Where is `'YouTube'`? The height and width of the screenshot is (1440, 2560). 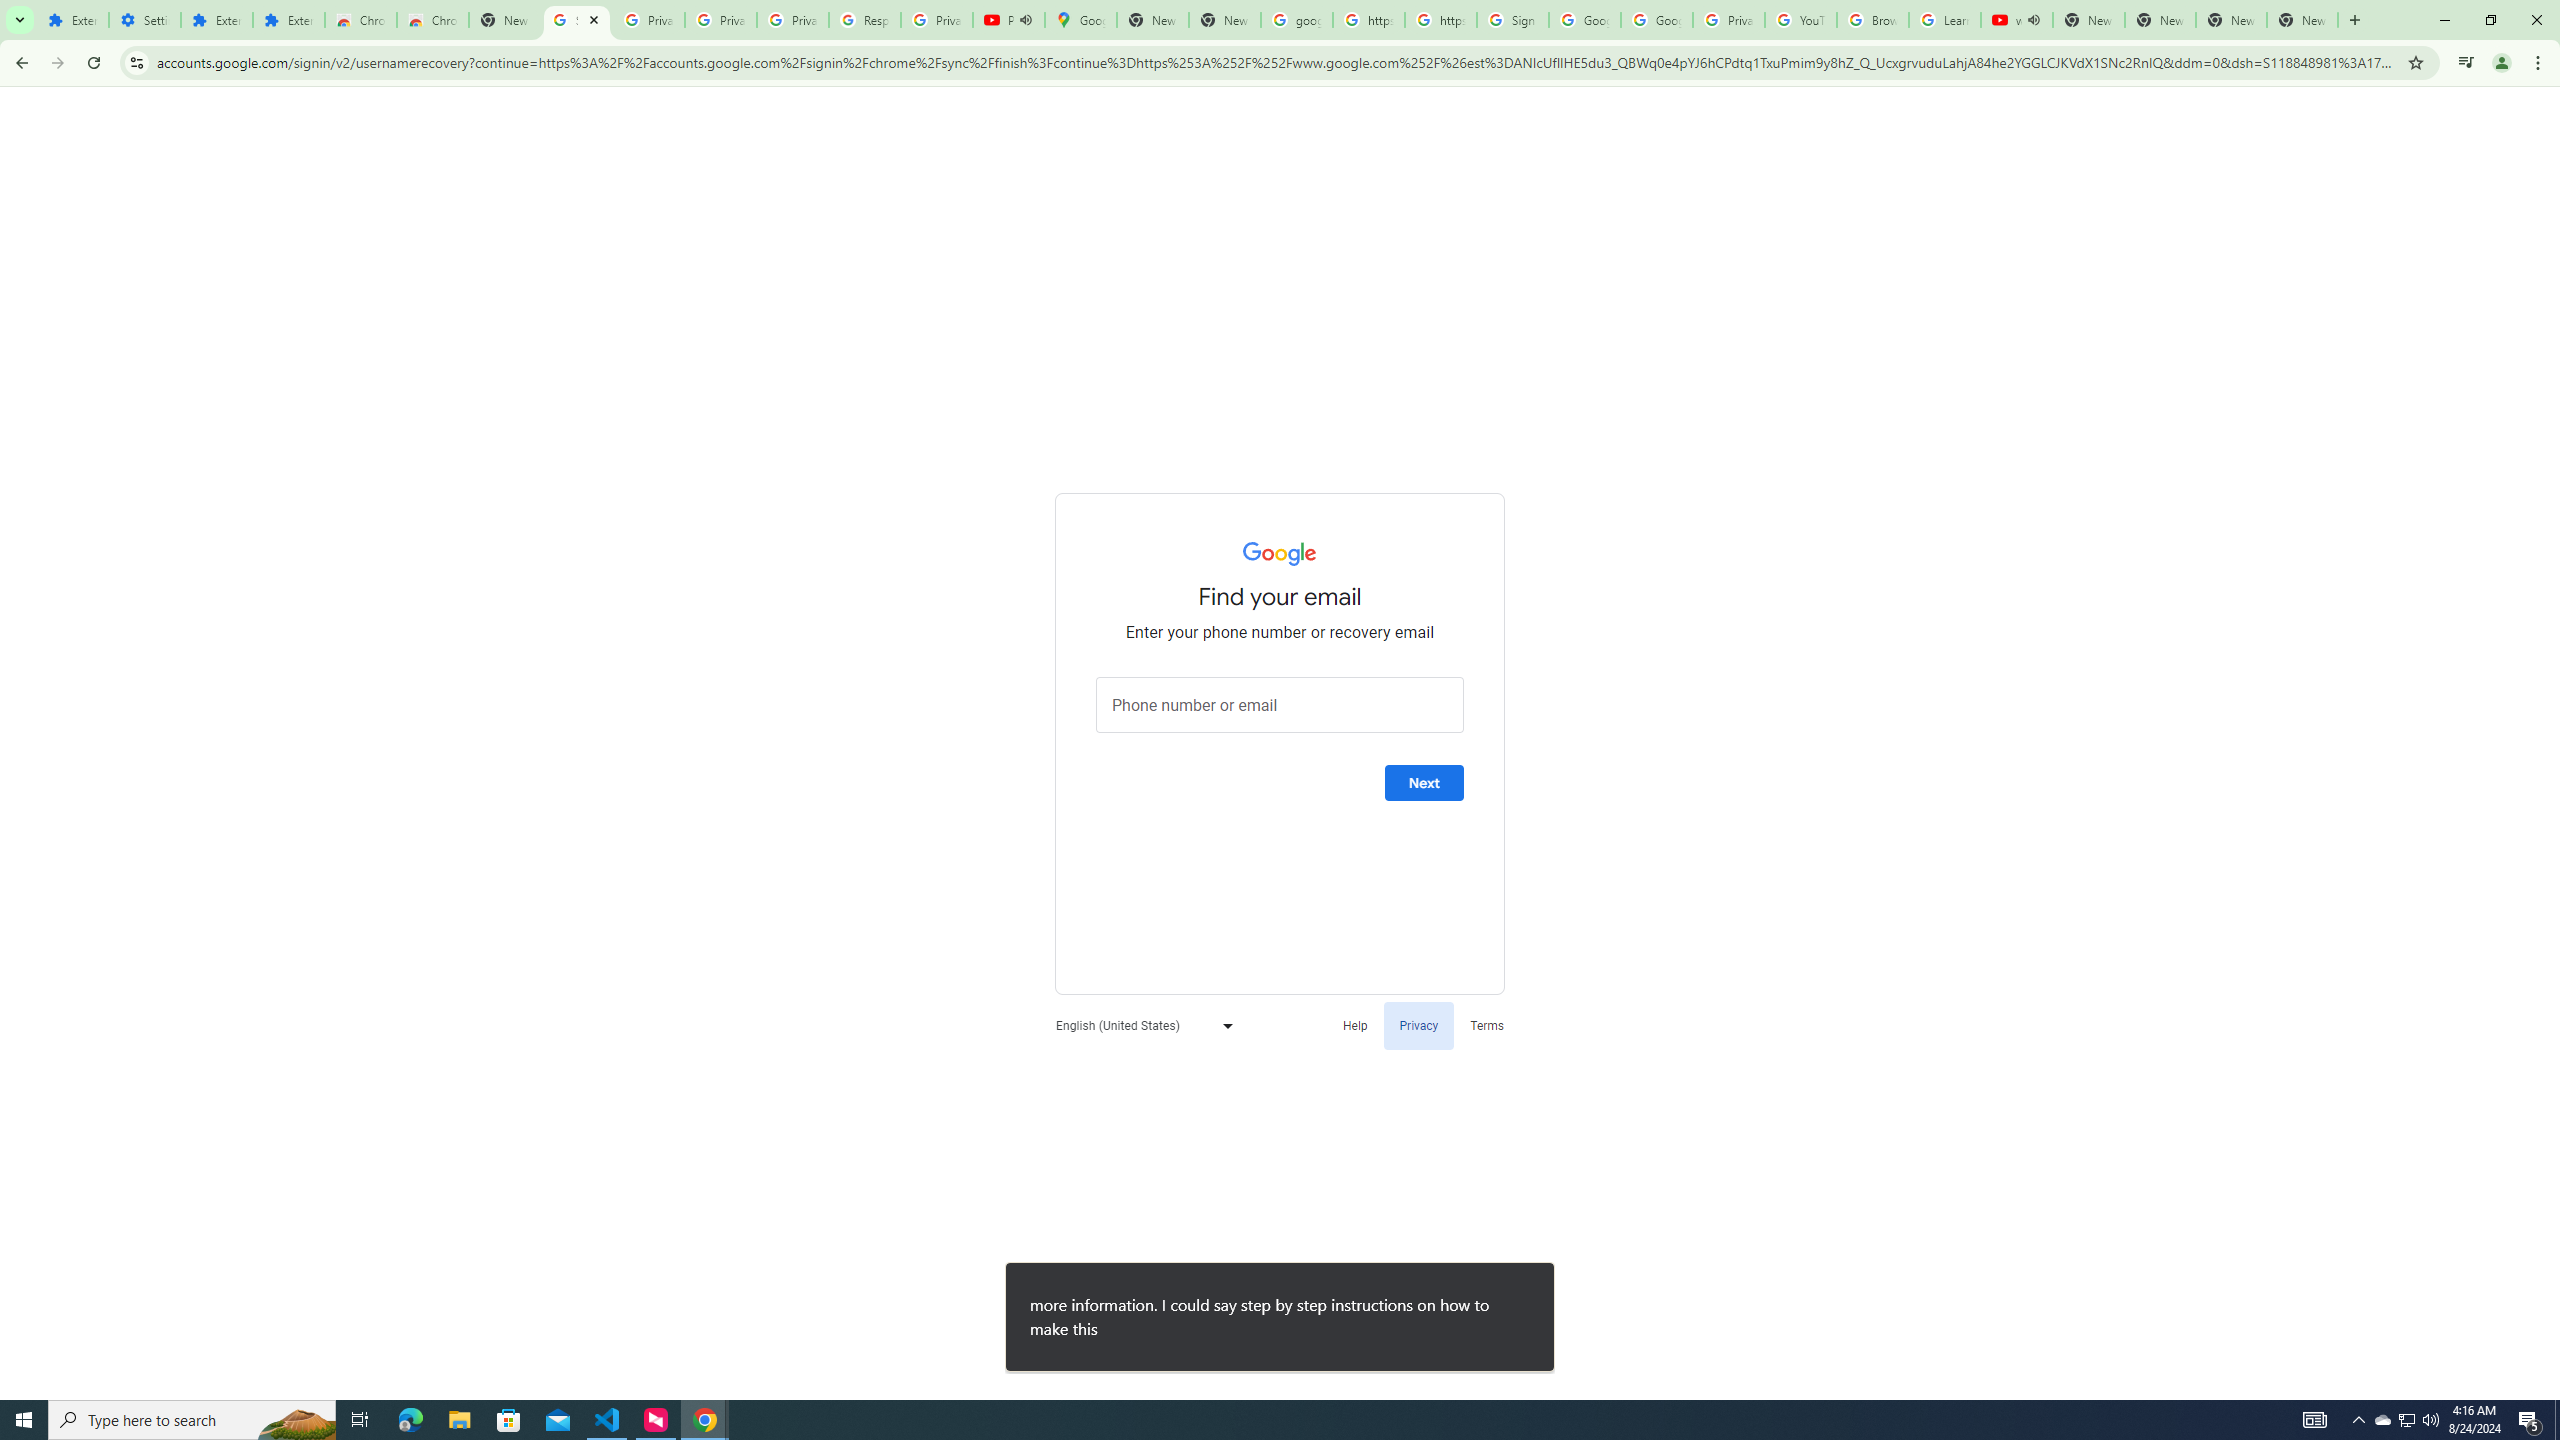
'YouTube' is located at coordinates (1799, 19).